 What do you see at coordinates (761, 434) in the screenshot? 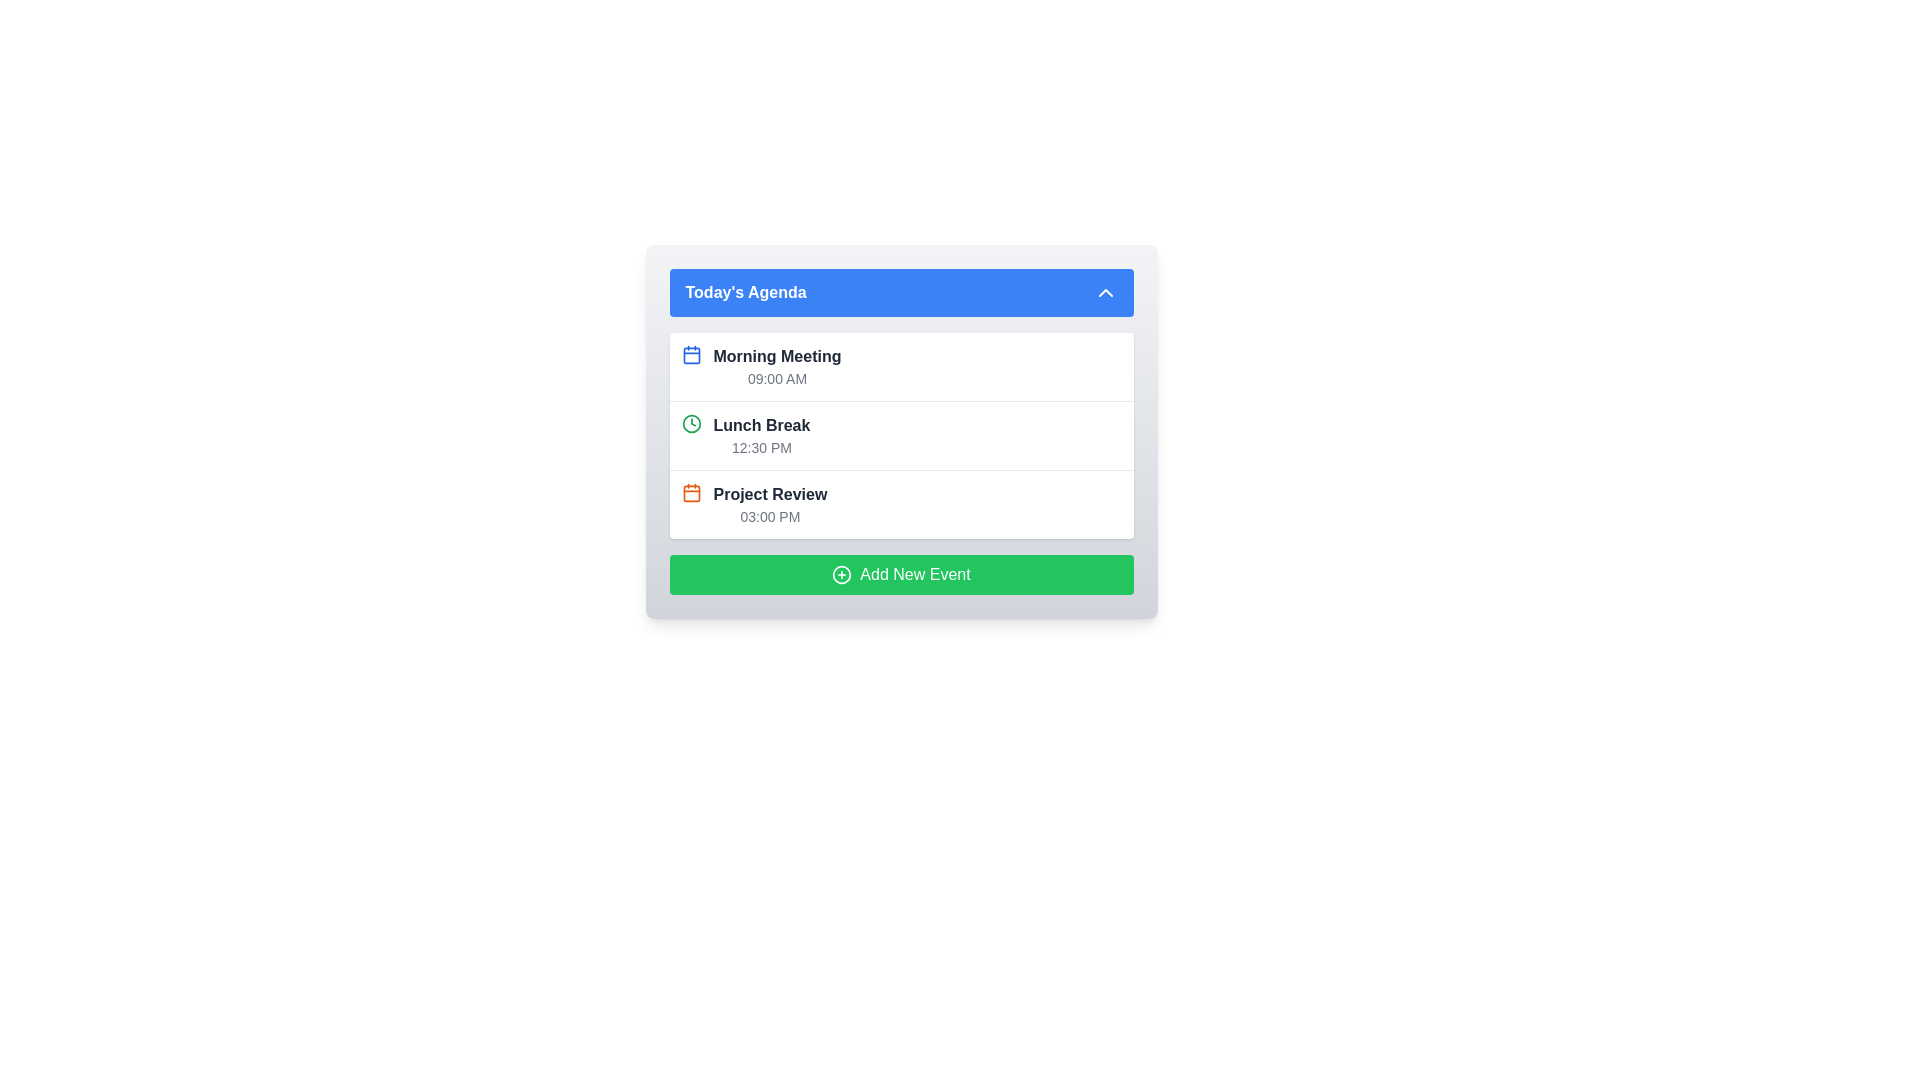
I see `the 'Lunch Break' time display element, which is the second item in the 'Today's Agenda' box` at bounding box center [761, 434].